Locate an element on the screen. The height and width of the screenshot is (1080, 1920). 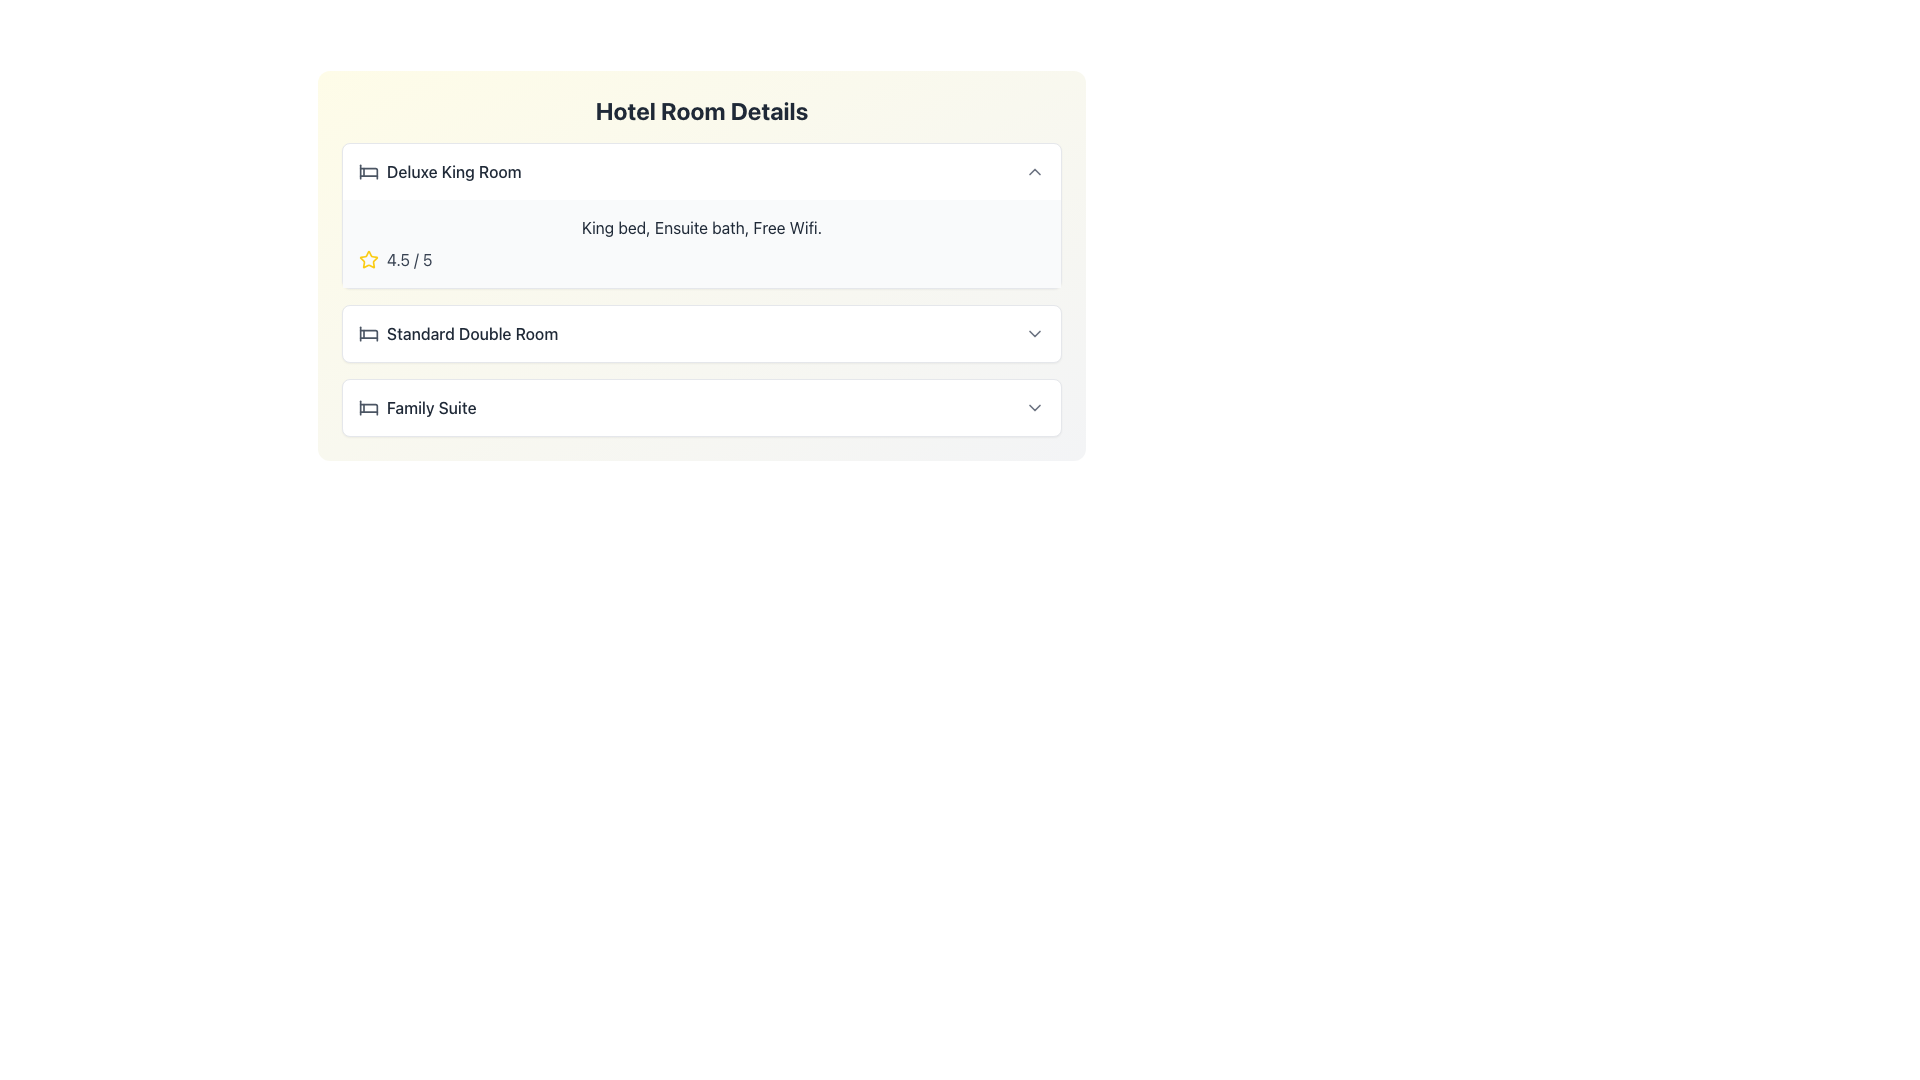
the label that identifies the specific type of hotel room, located in the 'Hotel Room Details' section adjacent to the bed icon is located at coordinates (439, 171).